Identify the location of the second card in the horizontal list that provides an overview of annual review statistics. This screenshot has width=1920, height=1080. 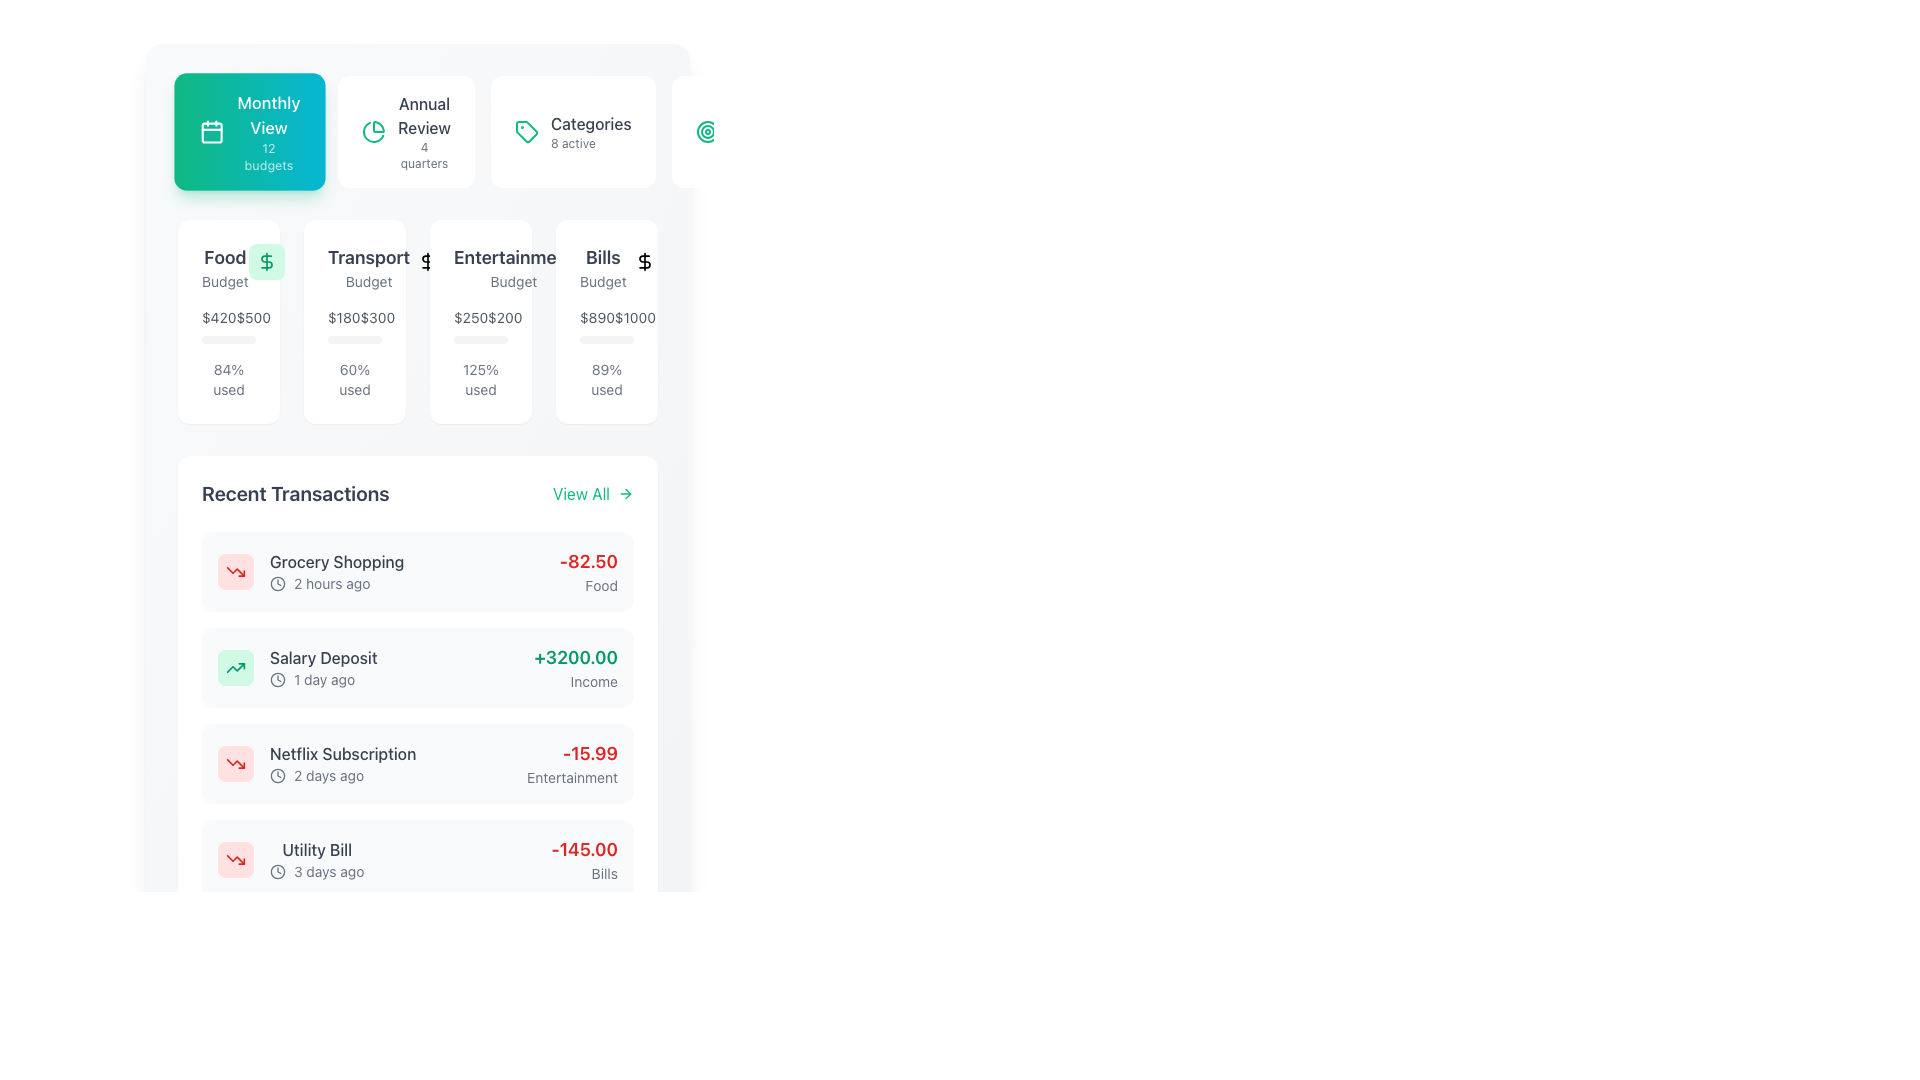
(405, 131).